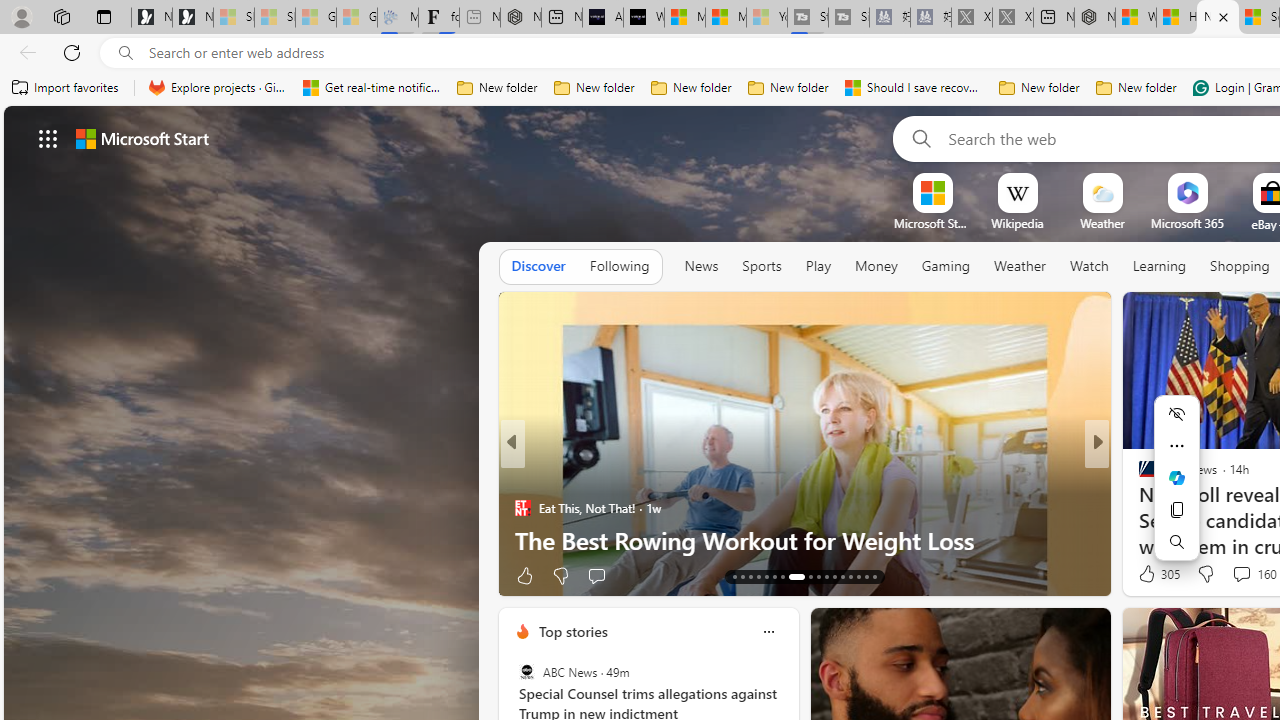 The image size is (1280, 720). What do you see at coordinates (1176, 445) in the screenshot?
I see `'More actions'` at bounding box center [1176, 445].